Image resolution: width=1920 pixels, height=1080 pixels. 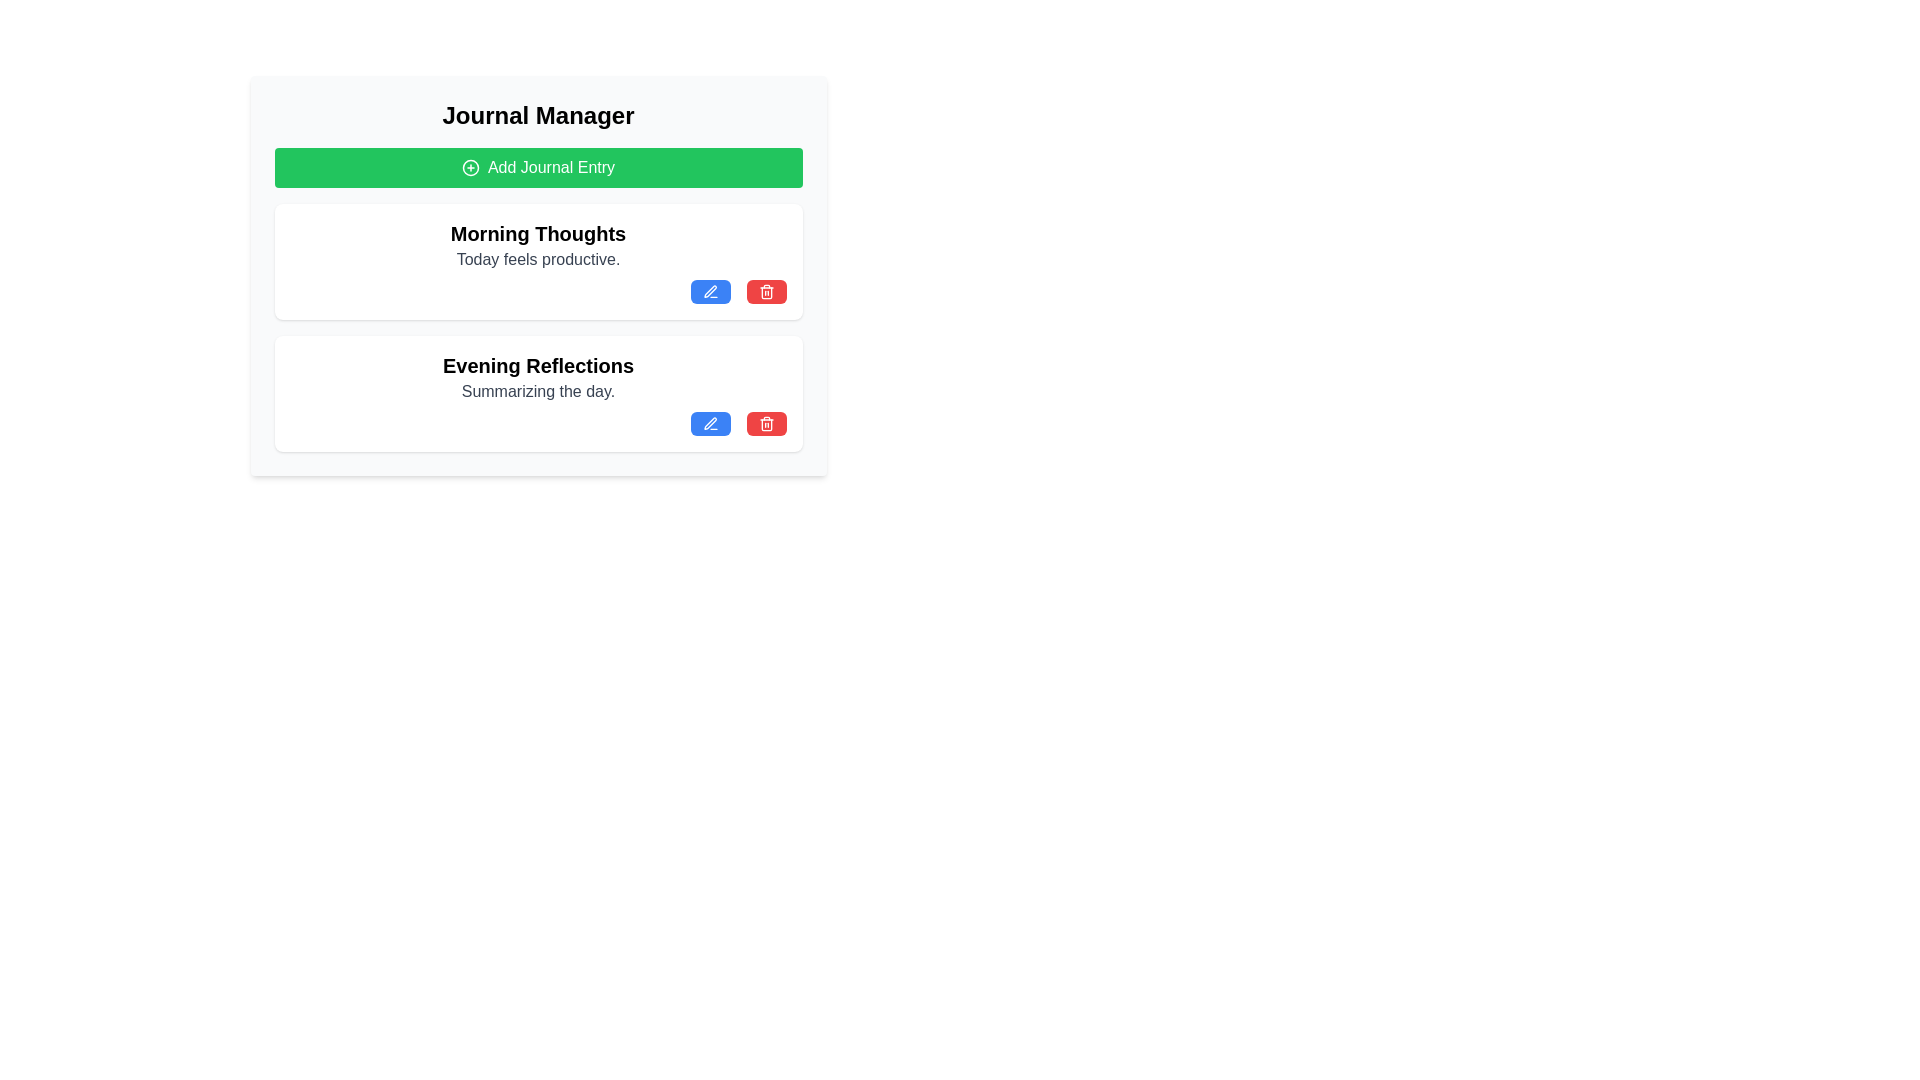 What do you see at coordinates (710, 291) in the screenshot?
I see `the edit icon located within the blue button to the left of the trash bin icon, associated with the item 'Morning Thoughts'` at bounding box center [710, 291].